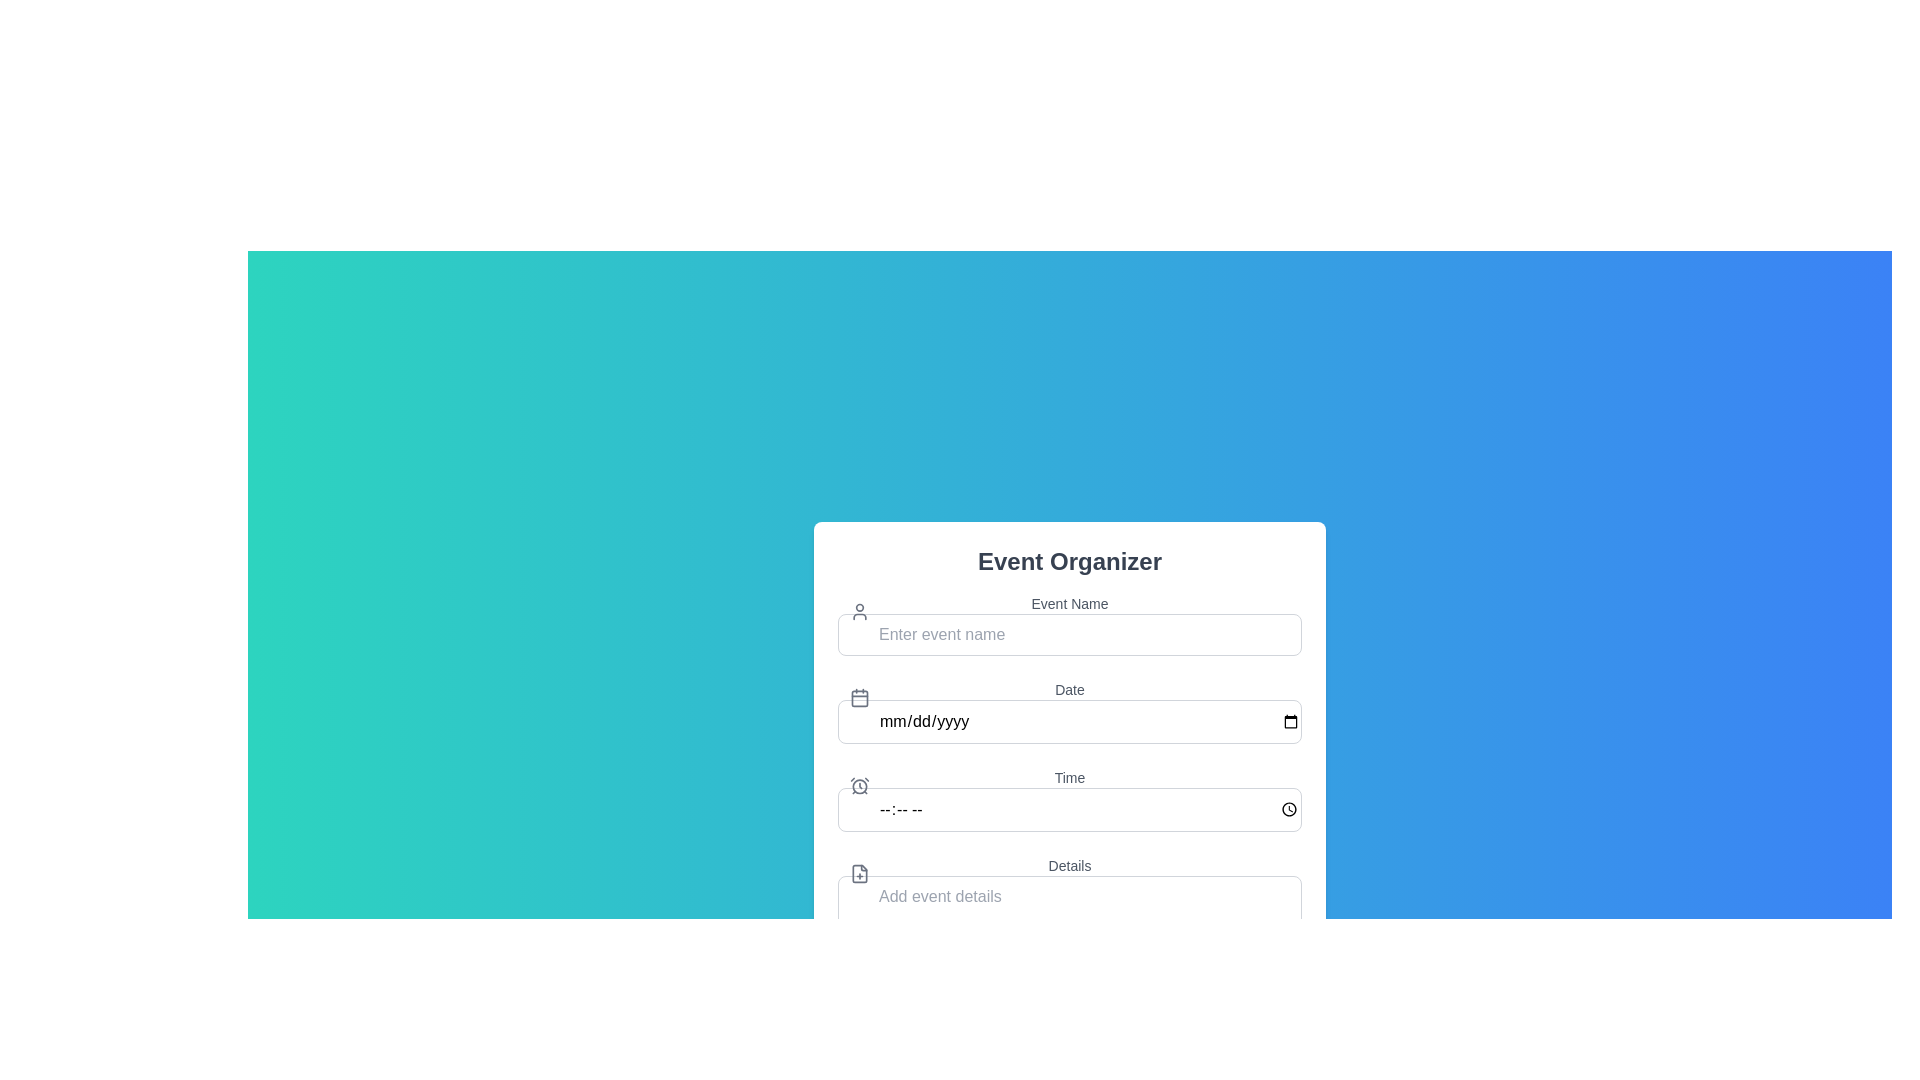 Image resolution: width=1920 pixels, height=1080 pixels. Describe the element at coordinates (1069, 601) in the screenshot. I see `the label indicating the purpose of the adjacent input field for 'Event Name', located near the top of the form interface, slightly to the right of a gray user icon` at that location.